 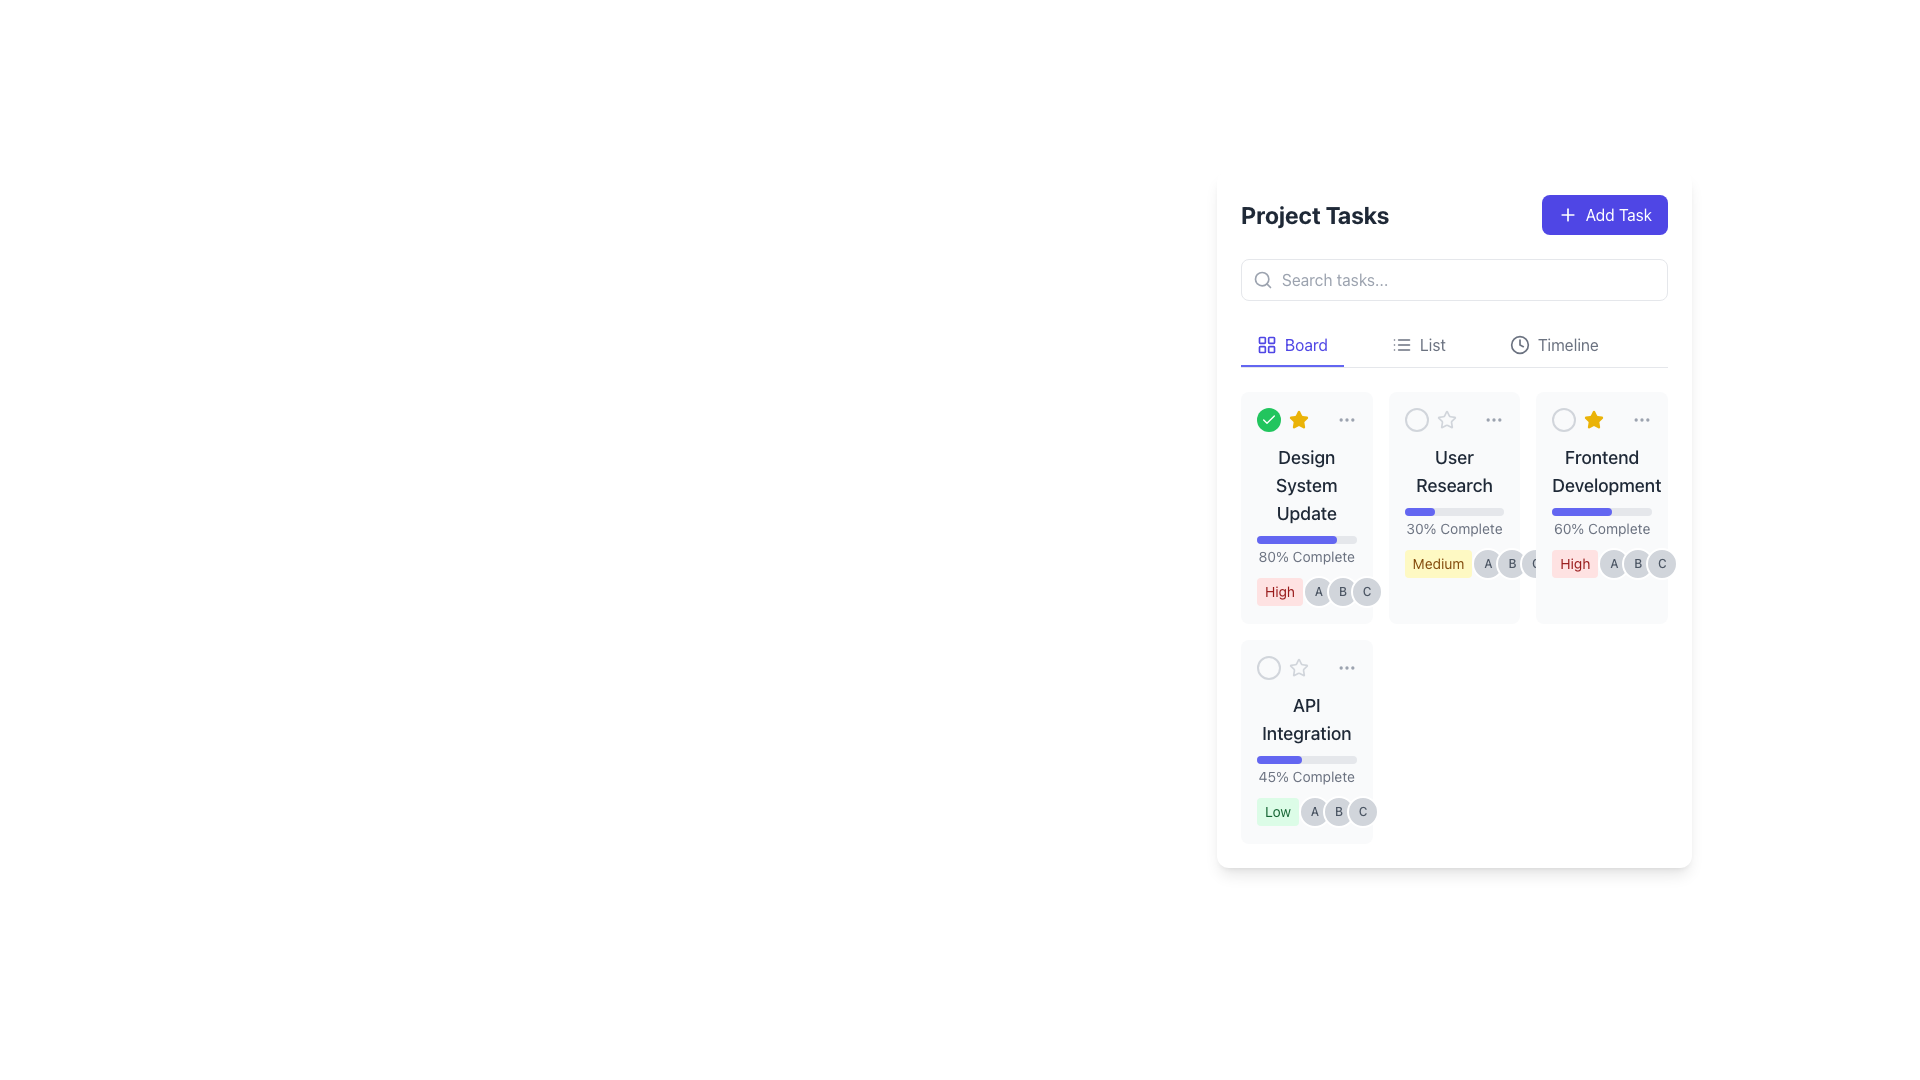 I want to click on text content of the 'API Integration' text block, which is styled with a large font size and medium weight, located above a progress bar in the bottom row of the task cards, so click(x=1306, y=720).